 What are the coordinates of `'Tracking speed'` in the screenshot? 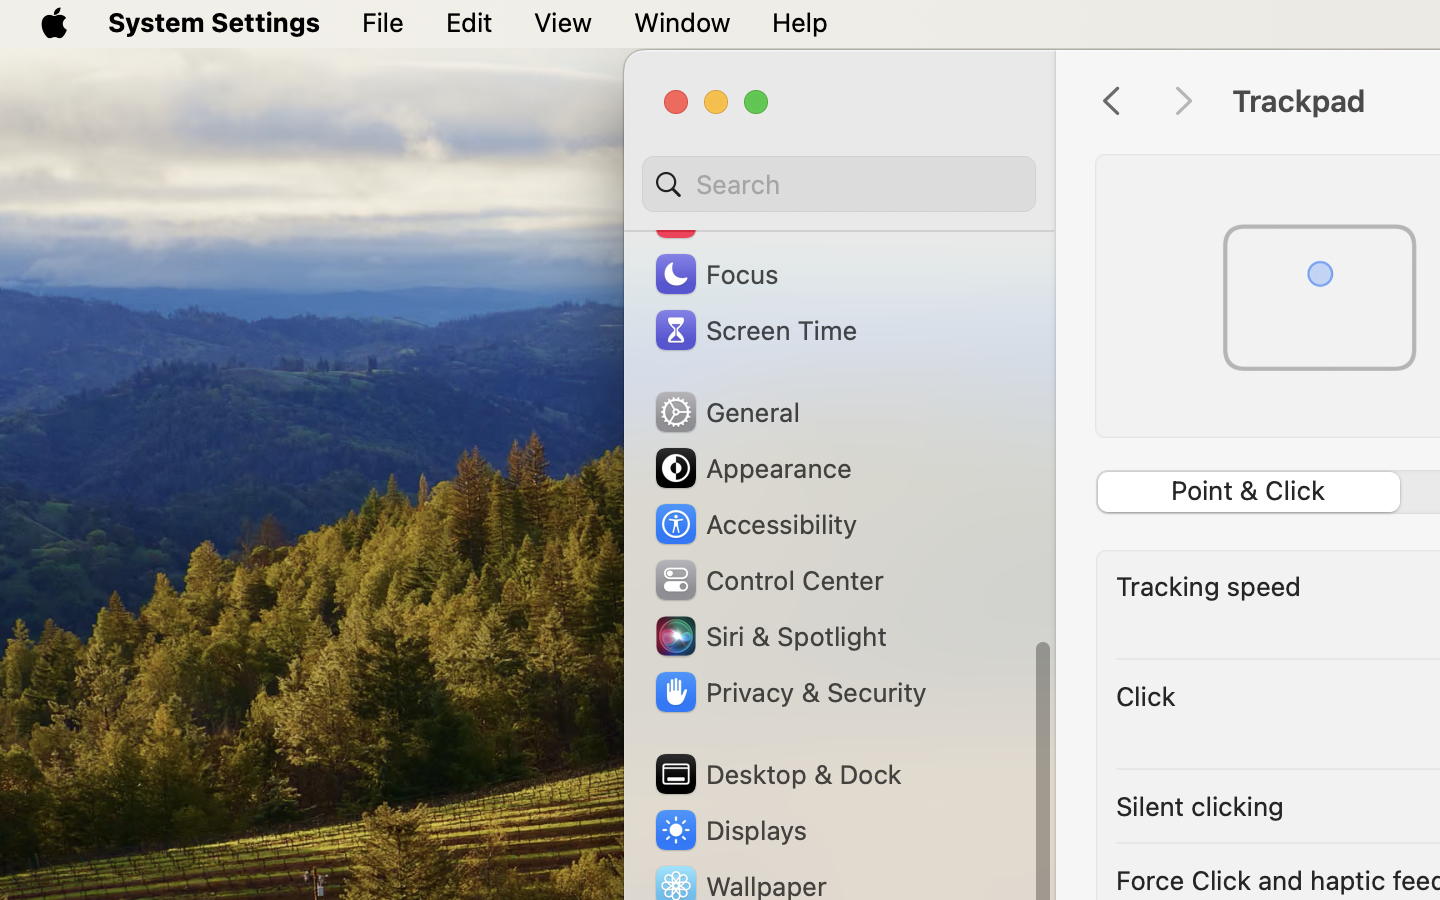 It's located at (1208, 585).